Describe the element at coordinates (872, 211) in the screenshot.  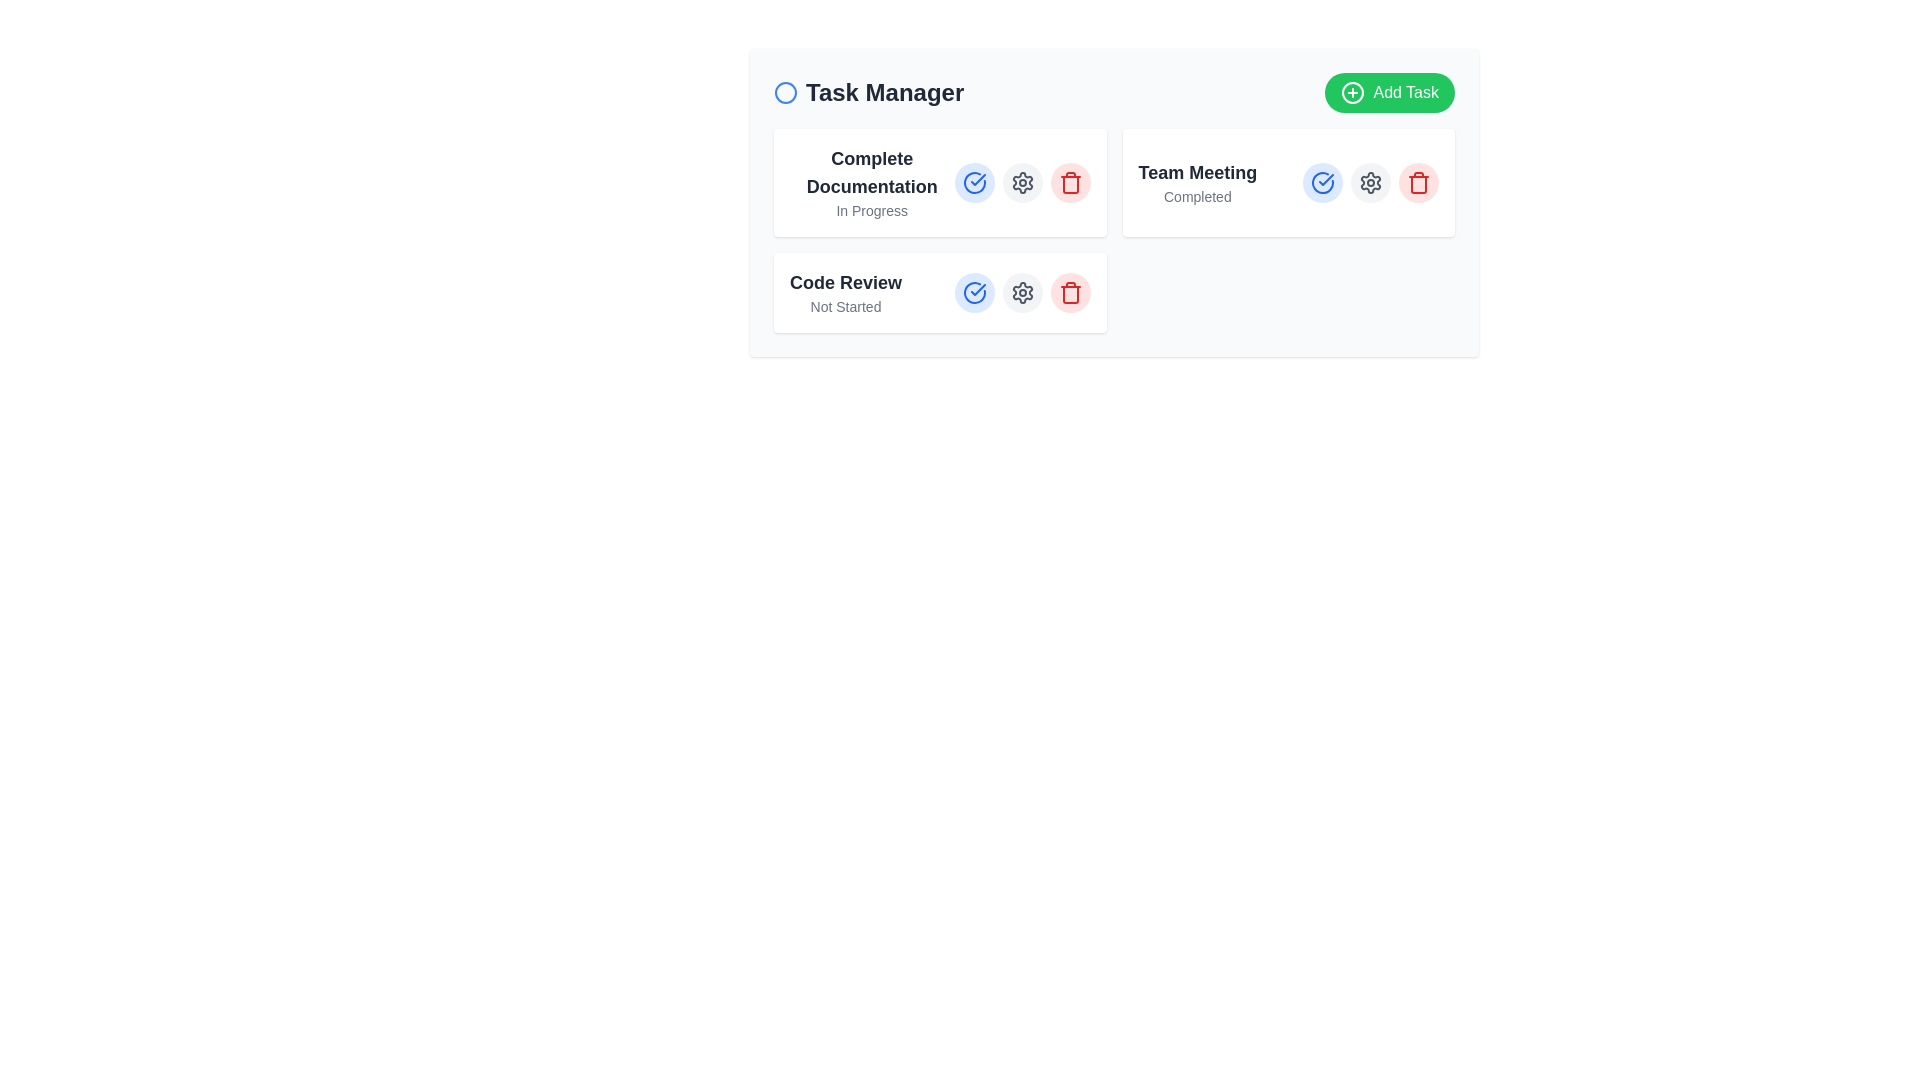
I see `the static text label that reads 'In Progress', which is styled with a gray color and located directly below 'Complete Documentation' in the first task card of the leftmost column` at that location.